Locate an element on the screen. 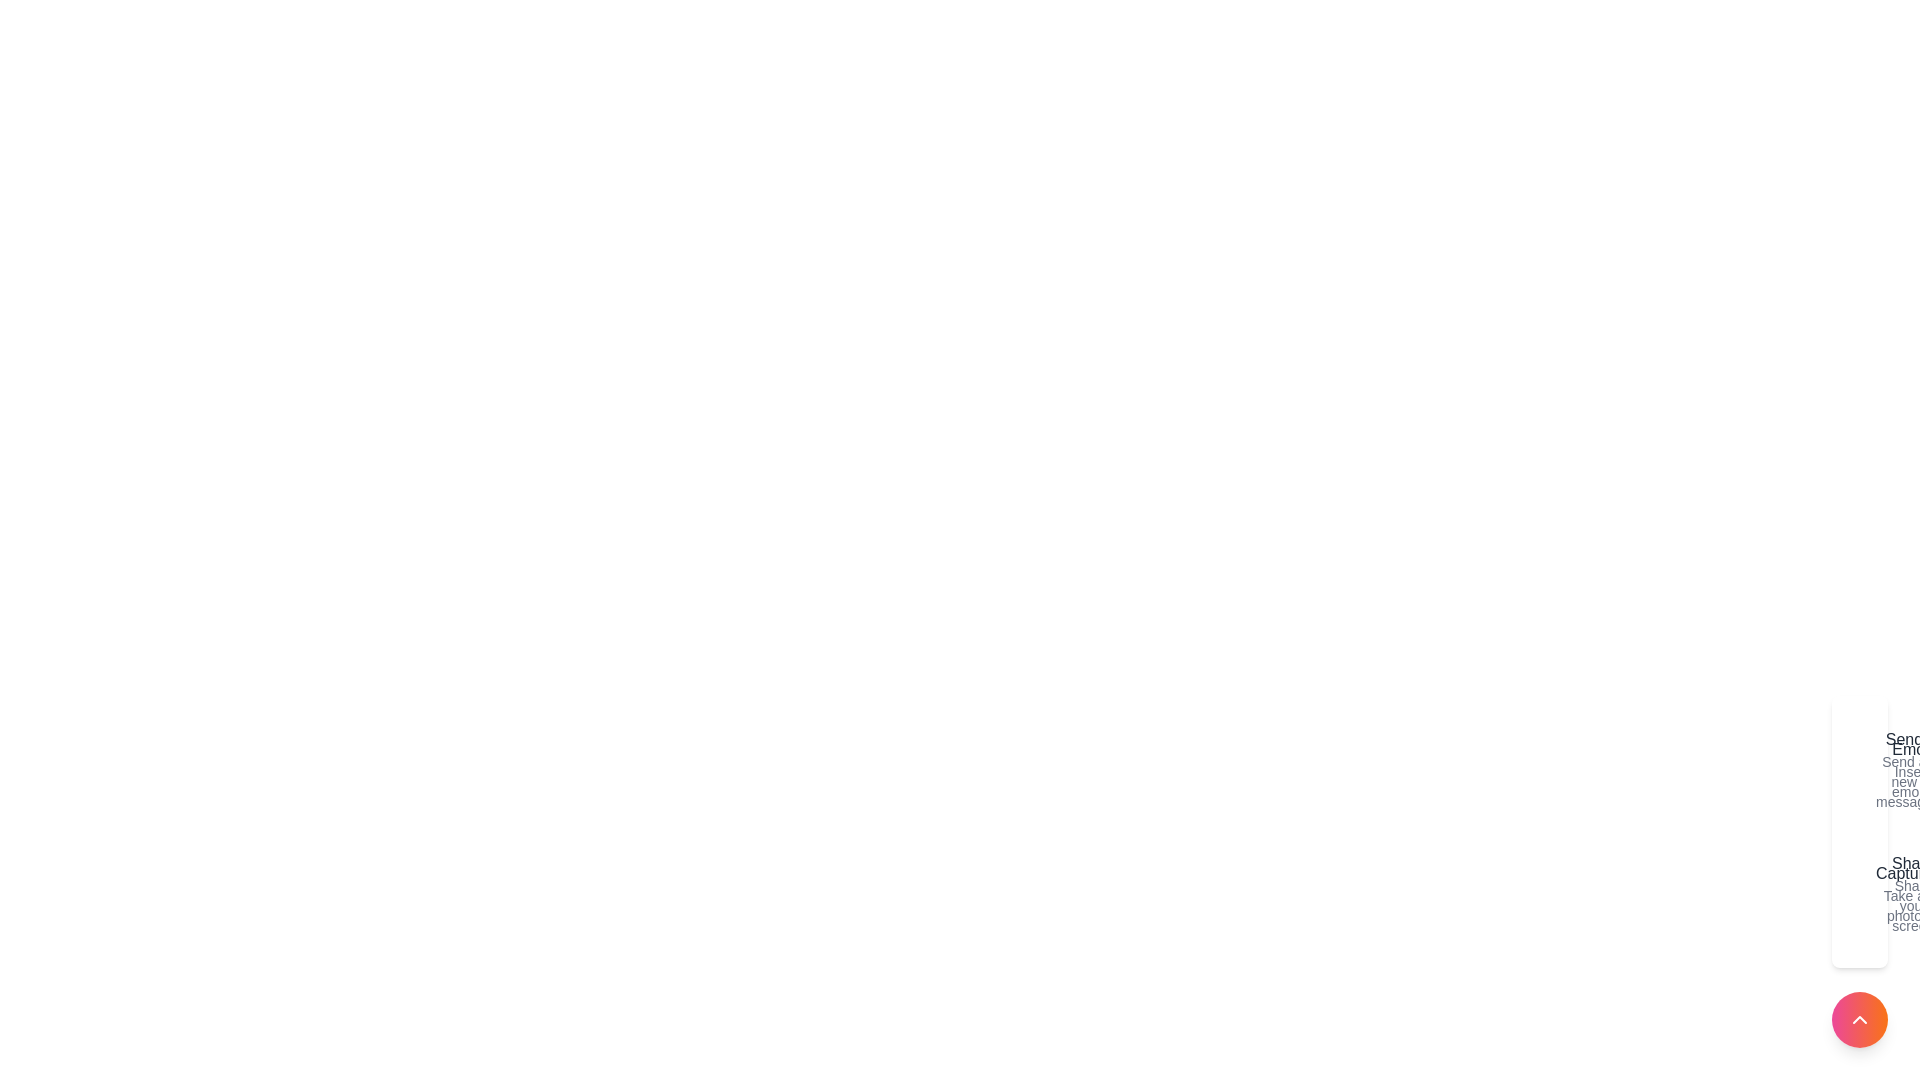 This screenshot has width=1920, height=1080. the action Capture to highlight it is located at coordinates (1862, 893).